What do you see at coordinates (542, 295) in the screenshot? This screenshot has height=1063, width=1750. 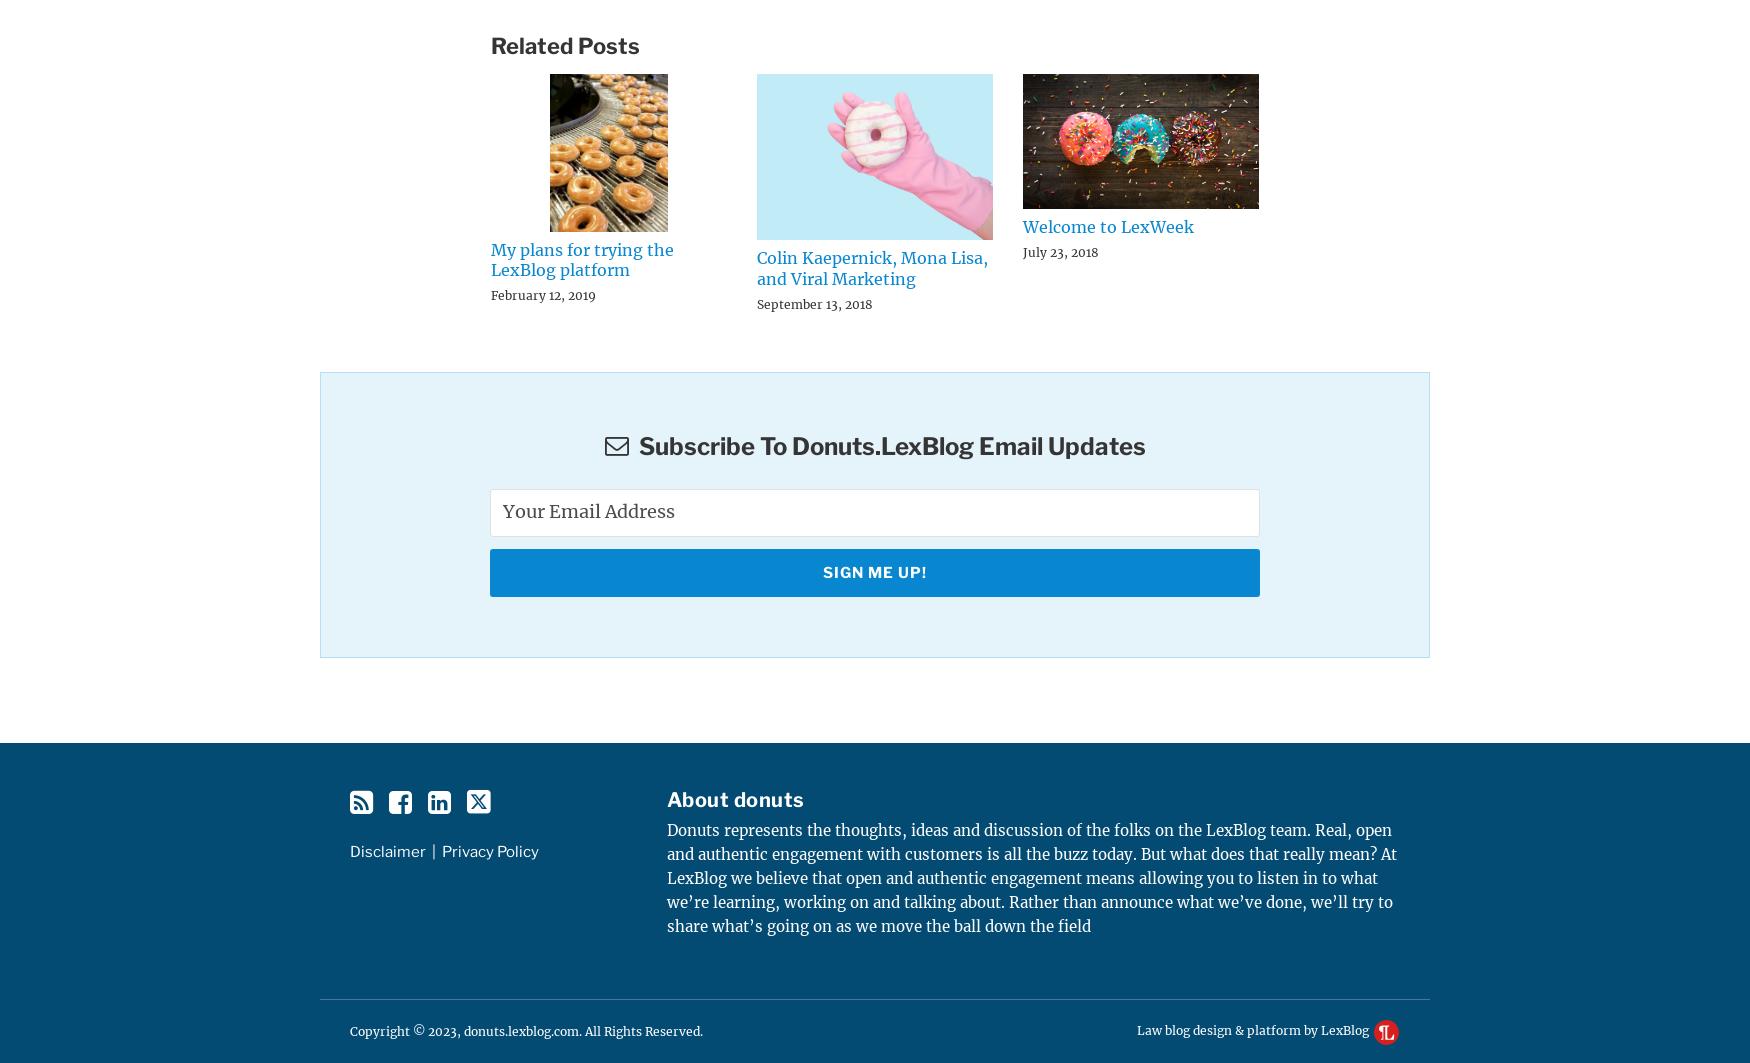 I see `'February 12, 2019'` at bounding box center [542, 295].